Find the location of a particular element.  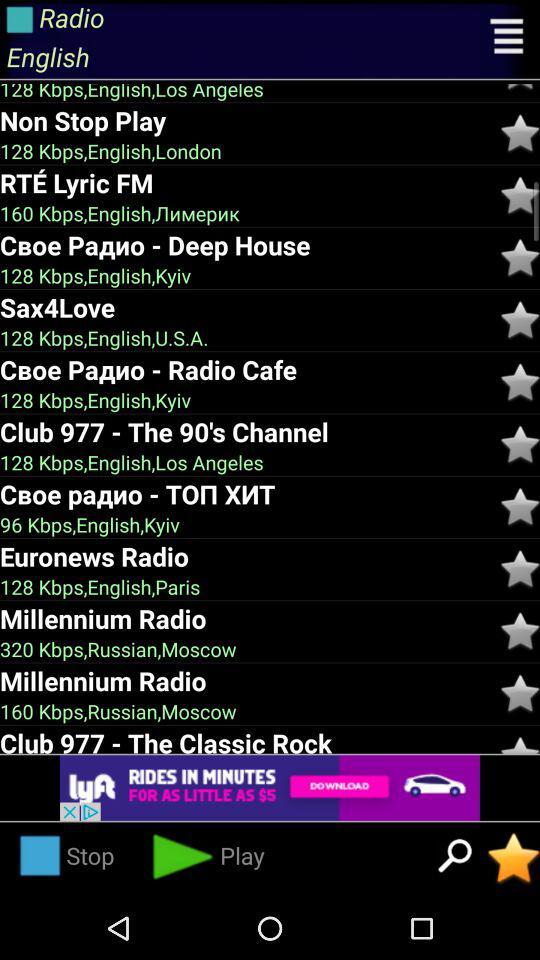

for rating is located at coordinates (520, 381).